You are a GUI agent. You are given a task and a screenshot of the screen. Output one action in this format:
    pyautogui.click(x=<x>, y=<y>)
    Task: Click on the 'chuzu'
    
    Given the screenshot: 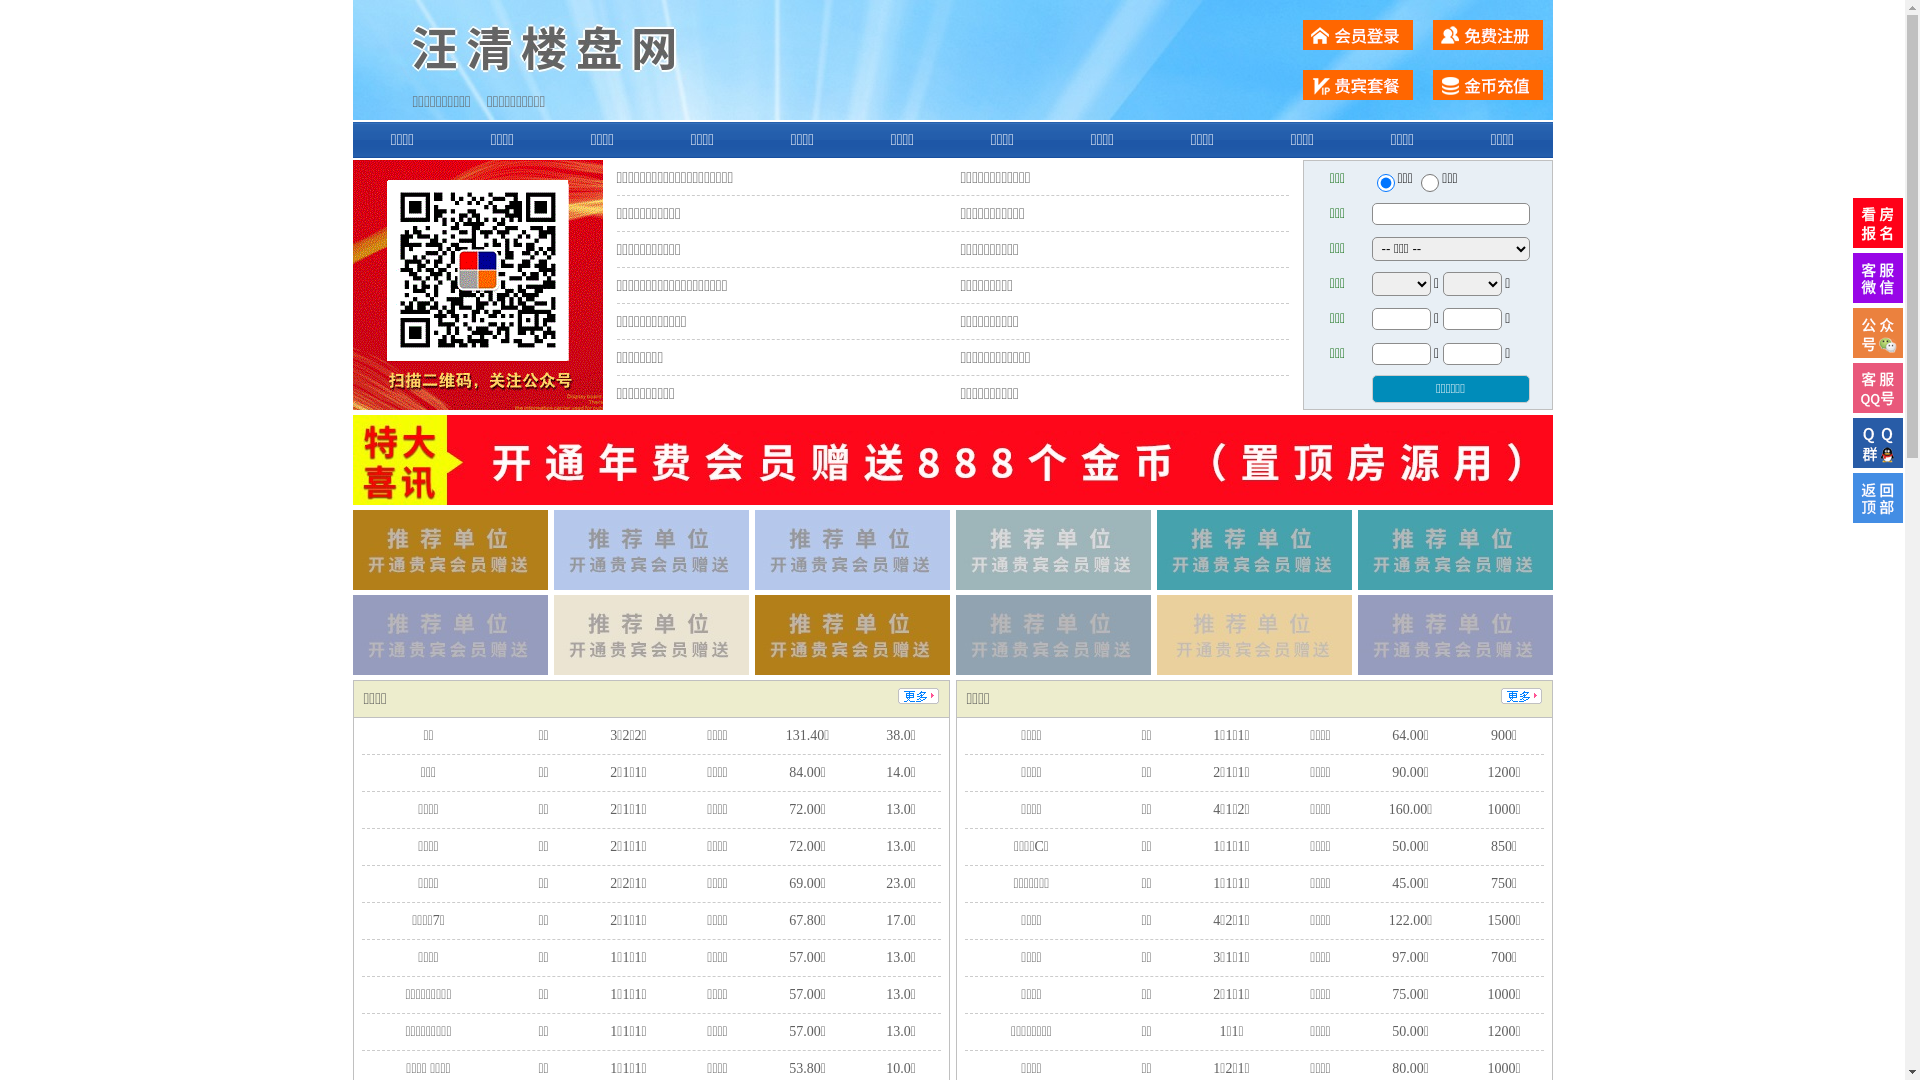 What is the action you would take?
    pyautogui.click(x=1429, y=182)
    